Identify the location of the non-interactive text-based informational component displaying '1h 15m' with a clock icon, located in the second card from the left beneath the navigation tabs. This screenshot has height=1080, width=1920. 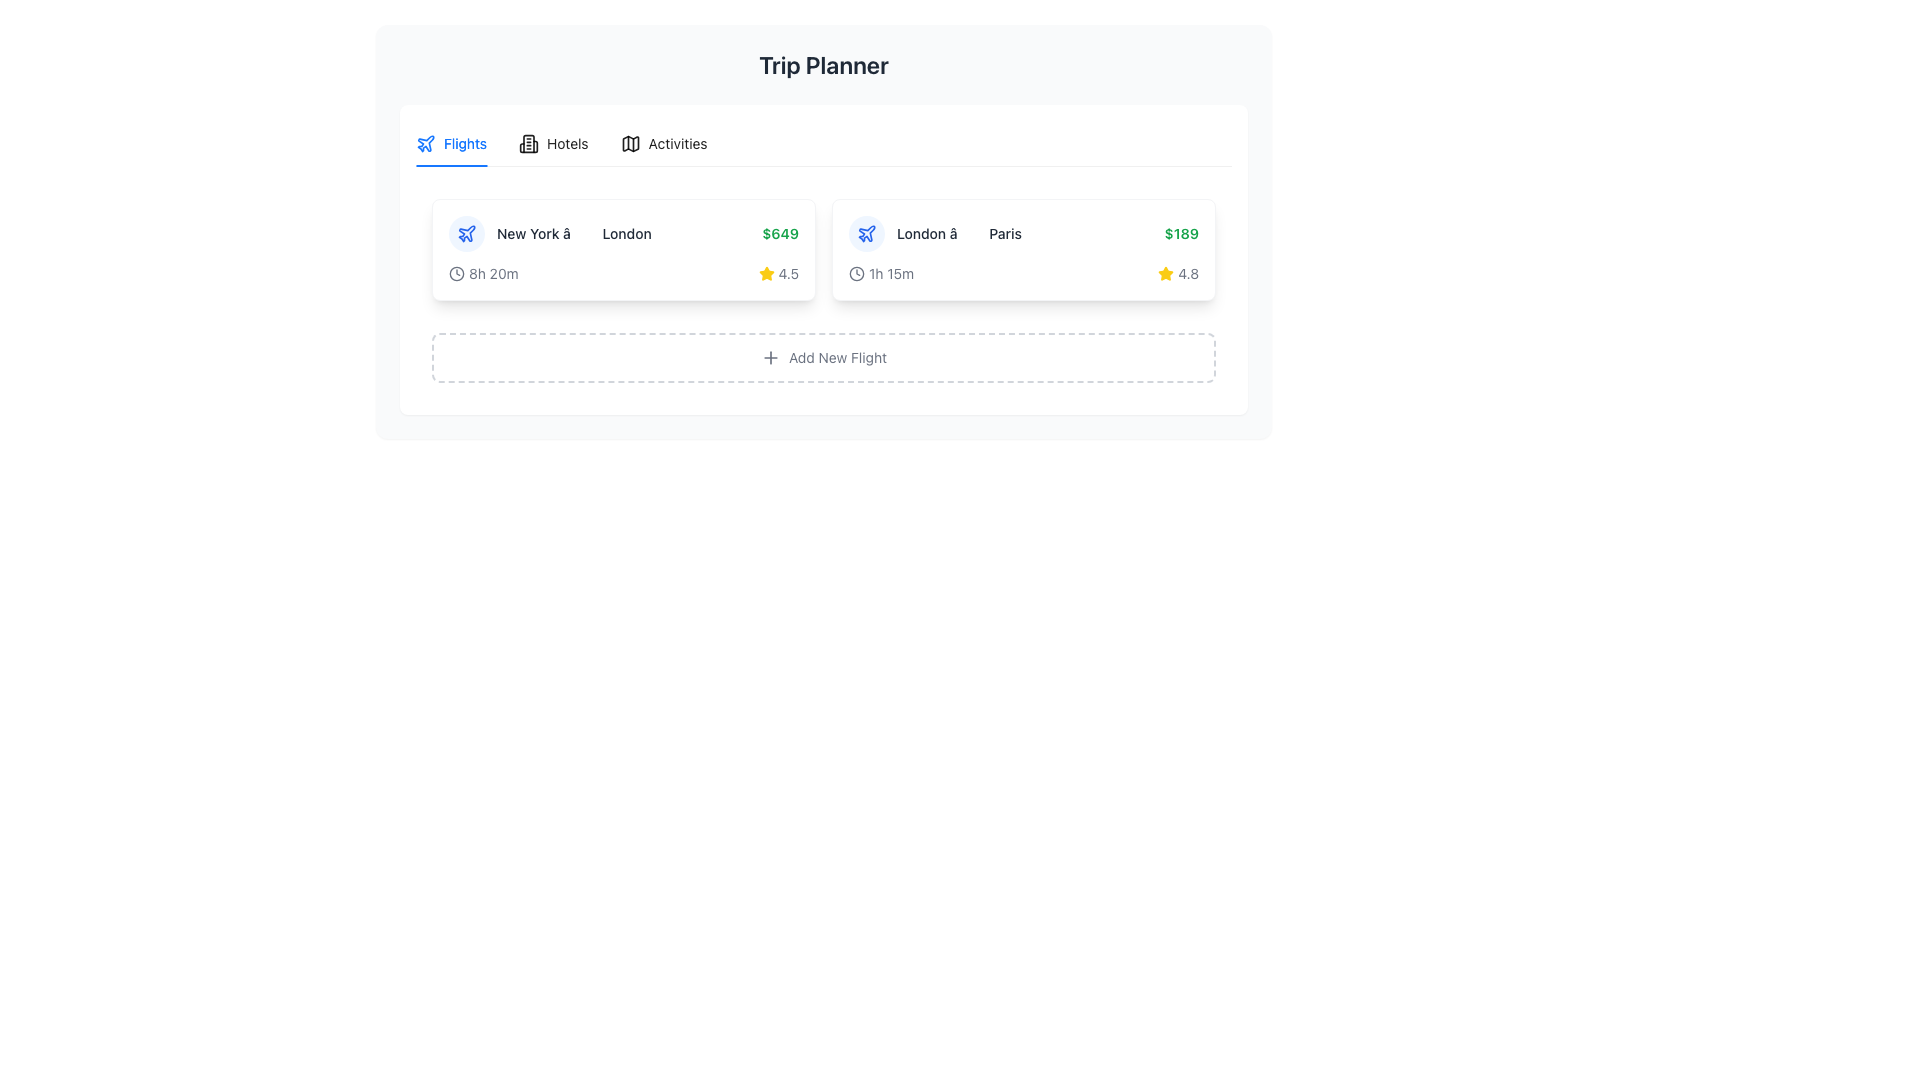
(880, 273).